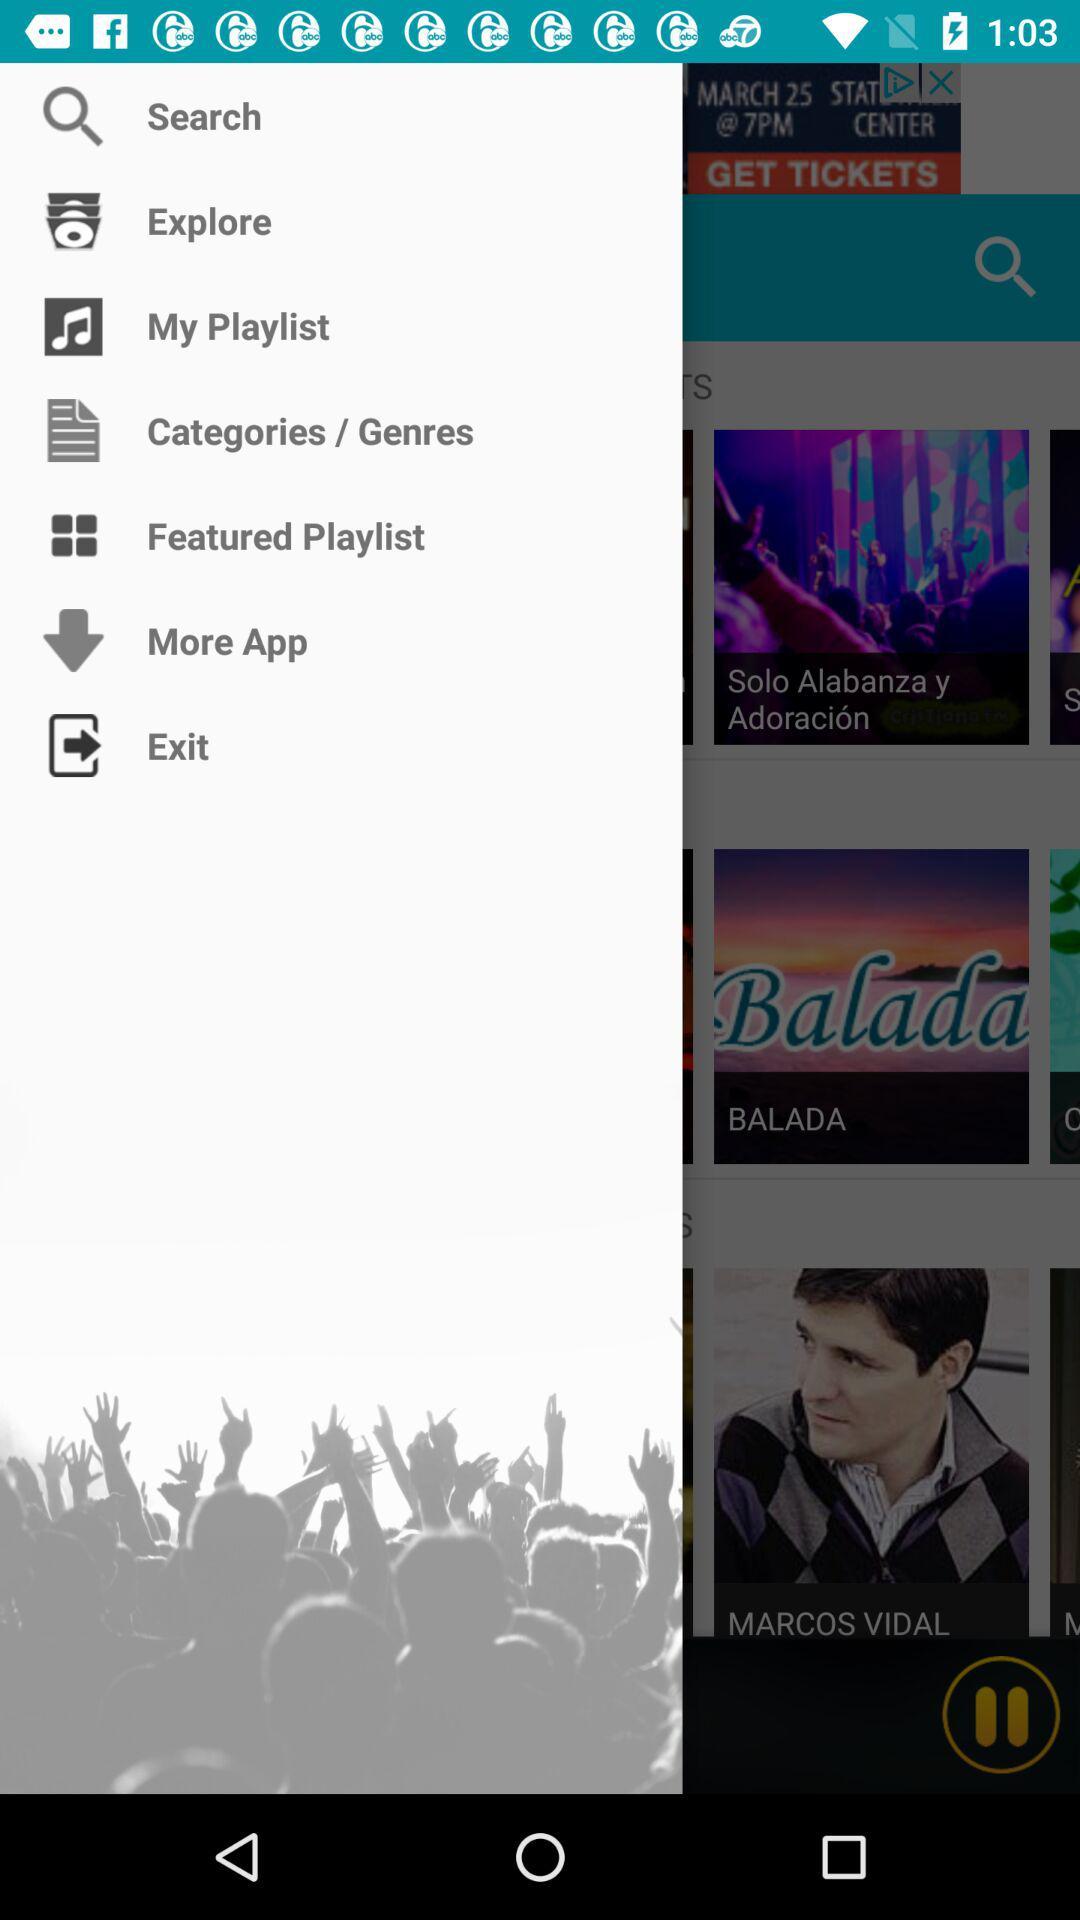 This screenshot has height=1920, width=1080. I want to click on playlist, so click(72, 266).